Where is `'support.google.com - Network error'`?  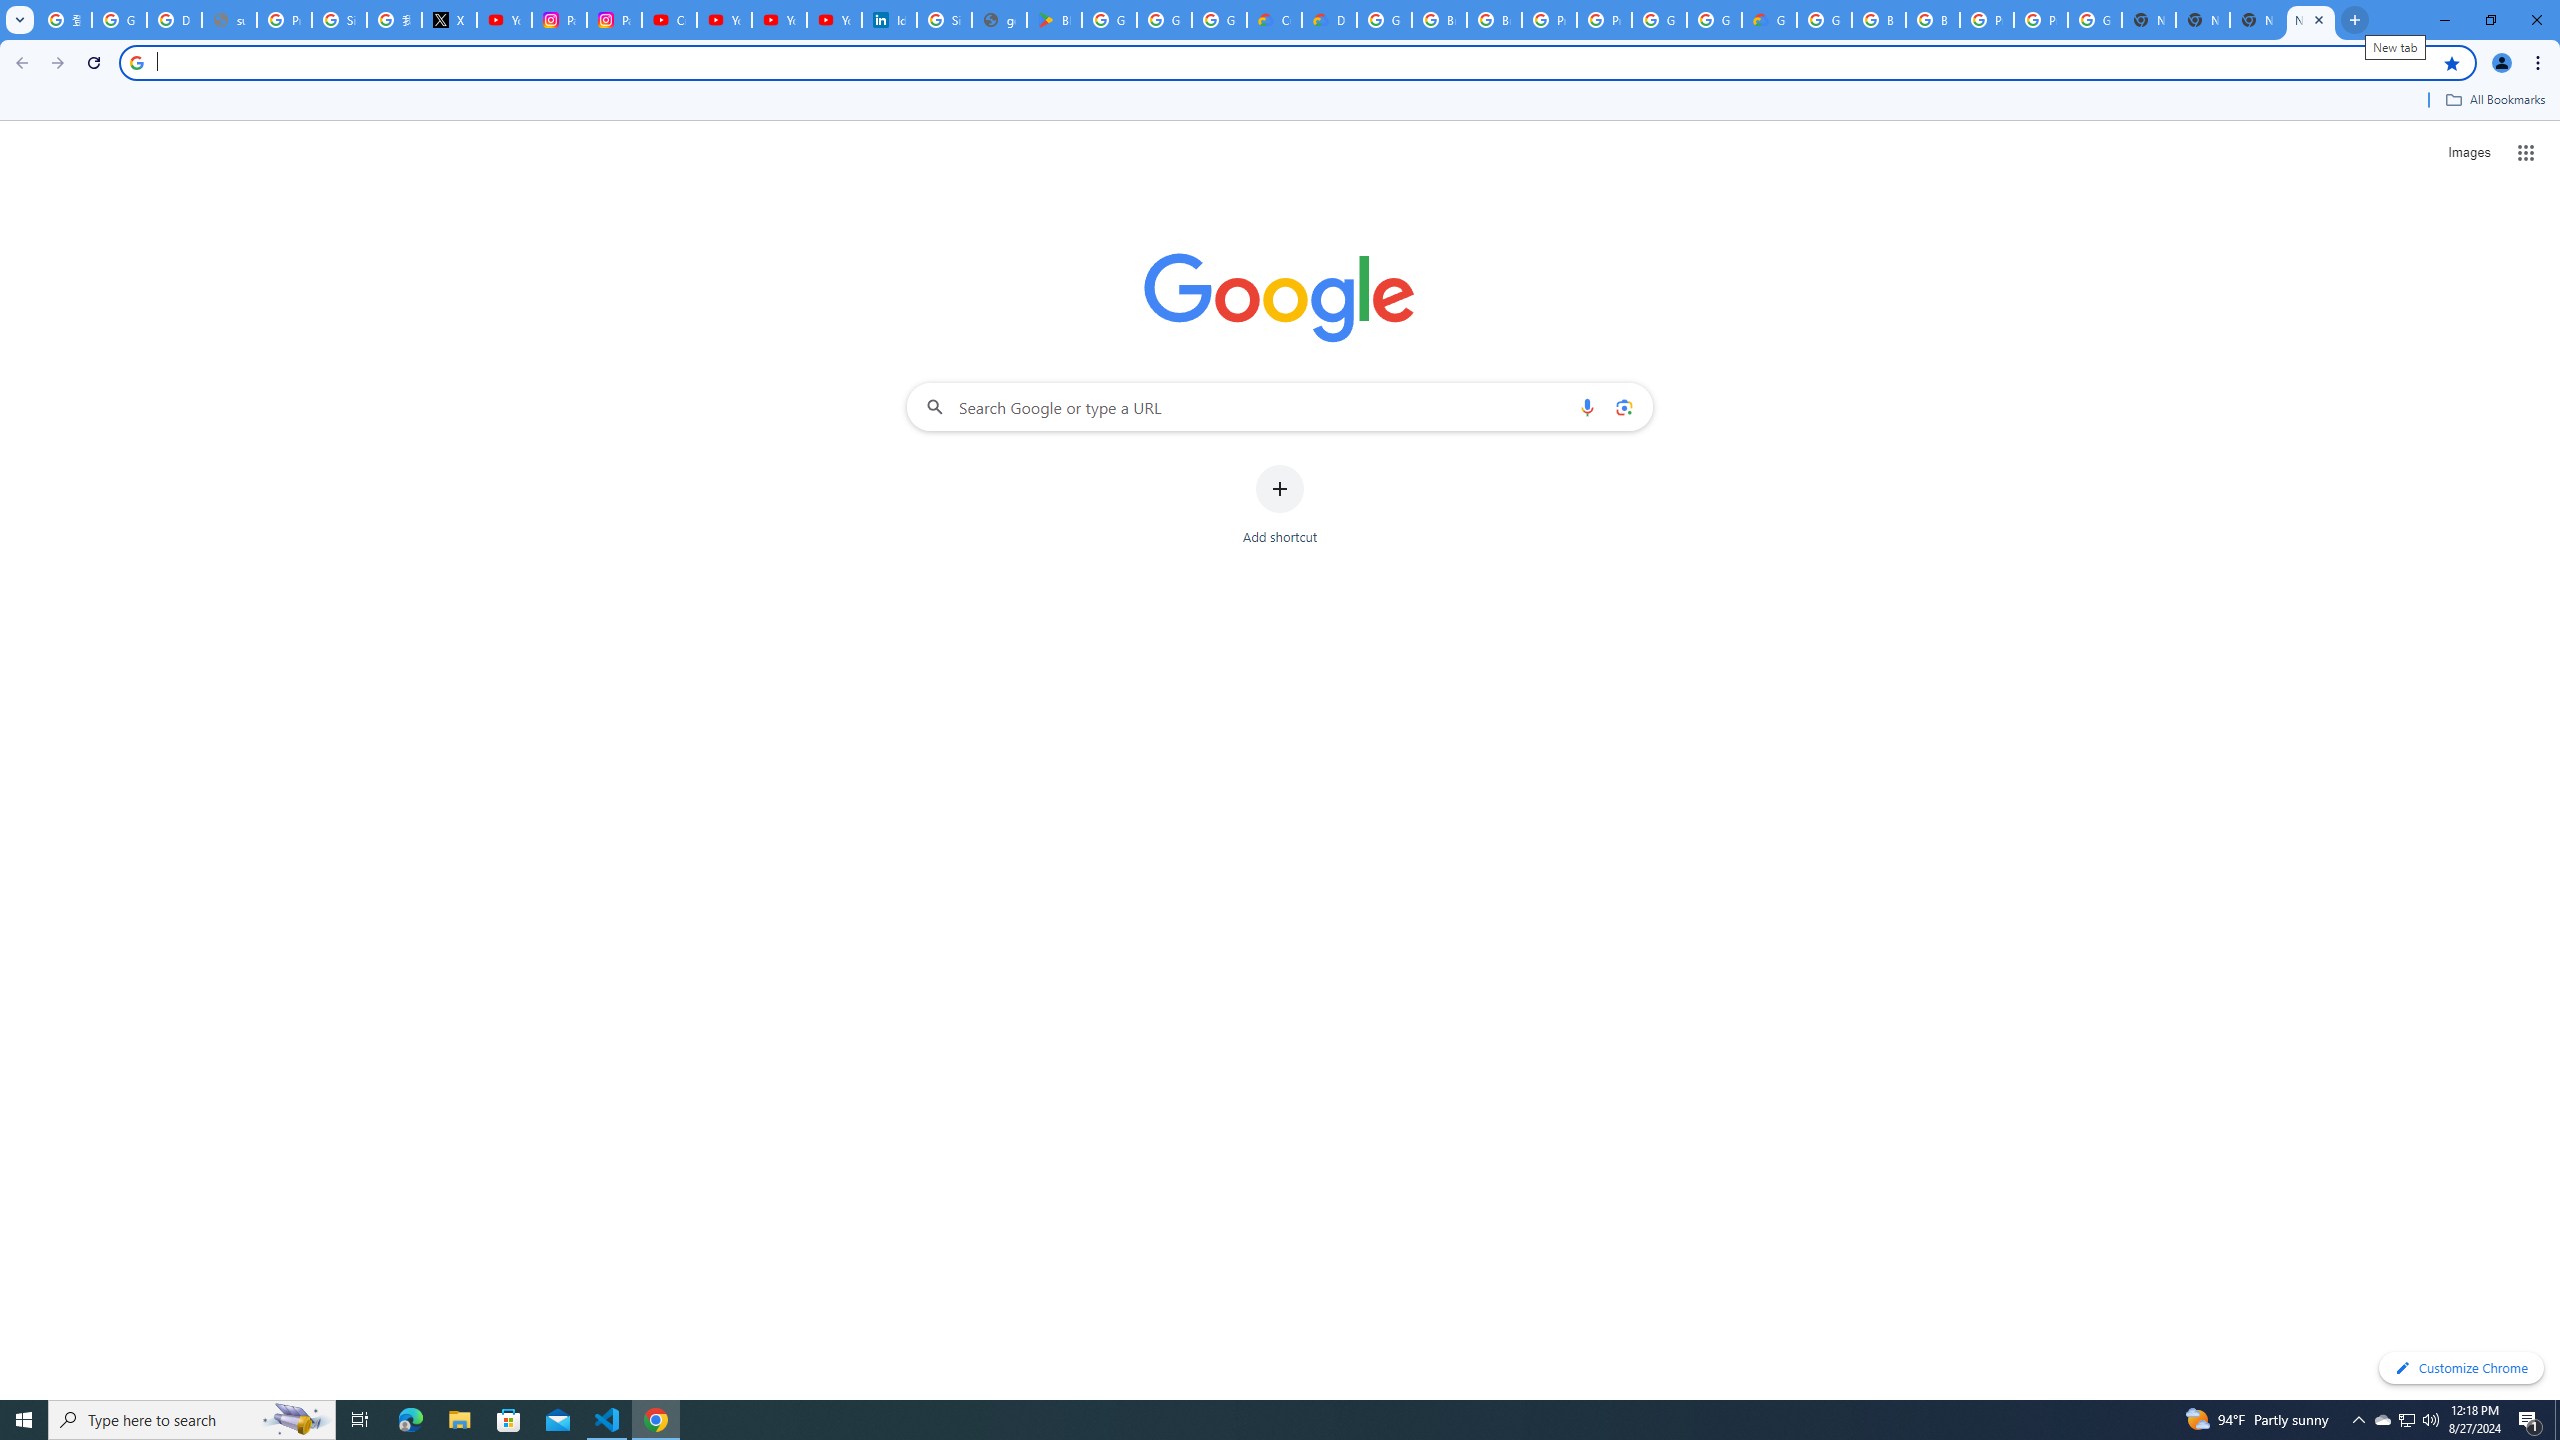 'support.google.com - Network error' is located at coordinates (228, 19).